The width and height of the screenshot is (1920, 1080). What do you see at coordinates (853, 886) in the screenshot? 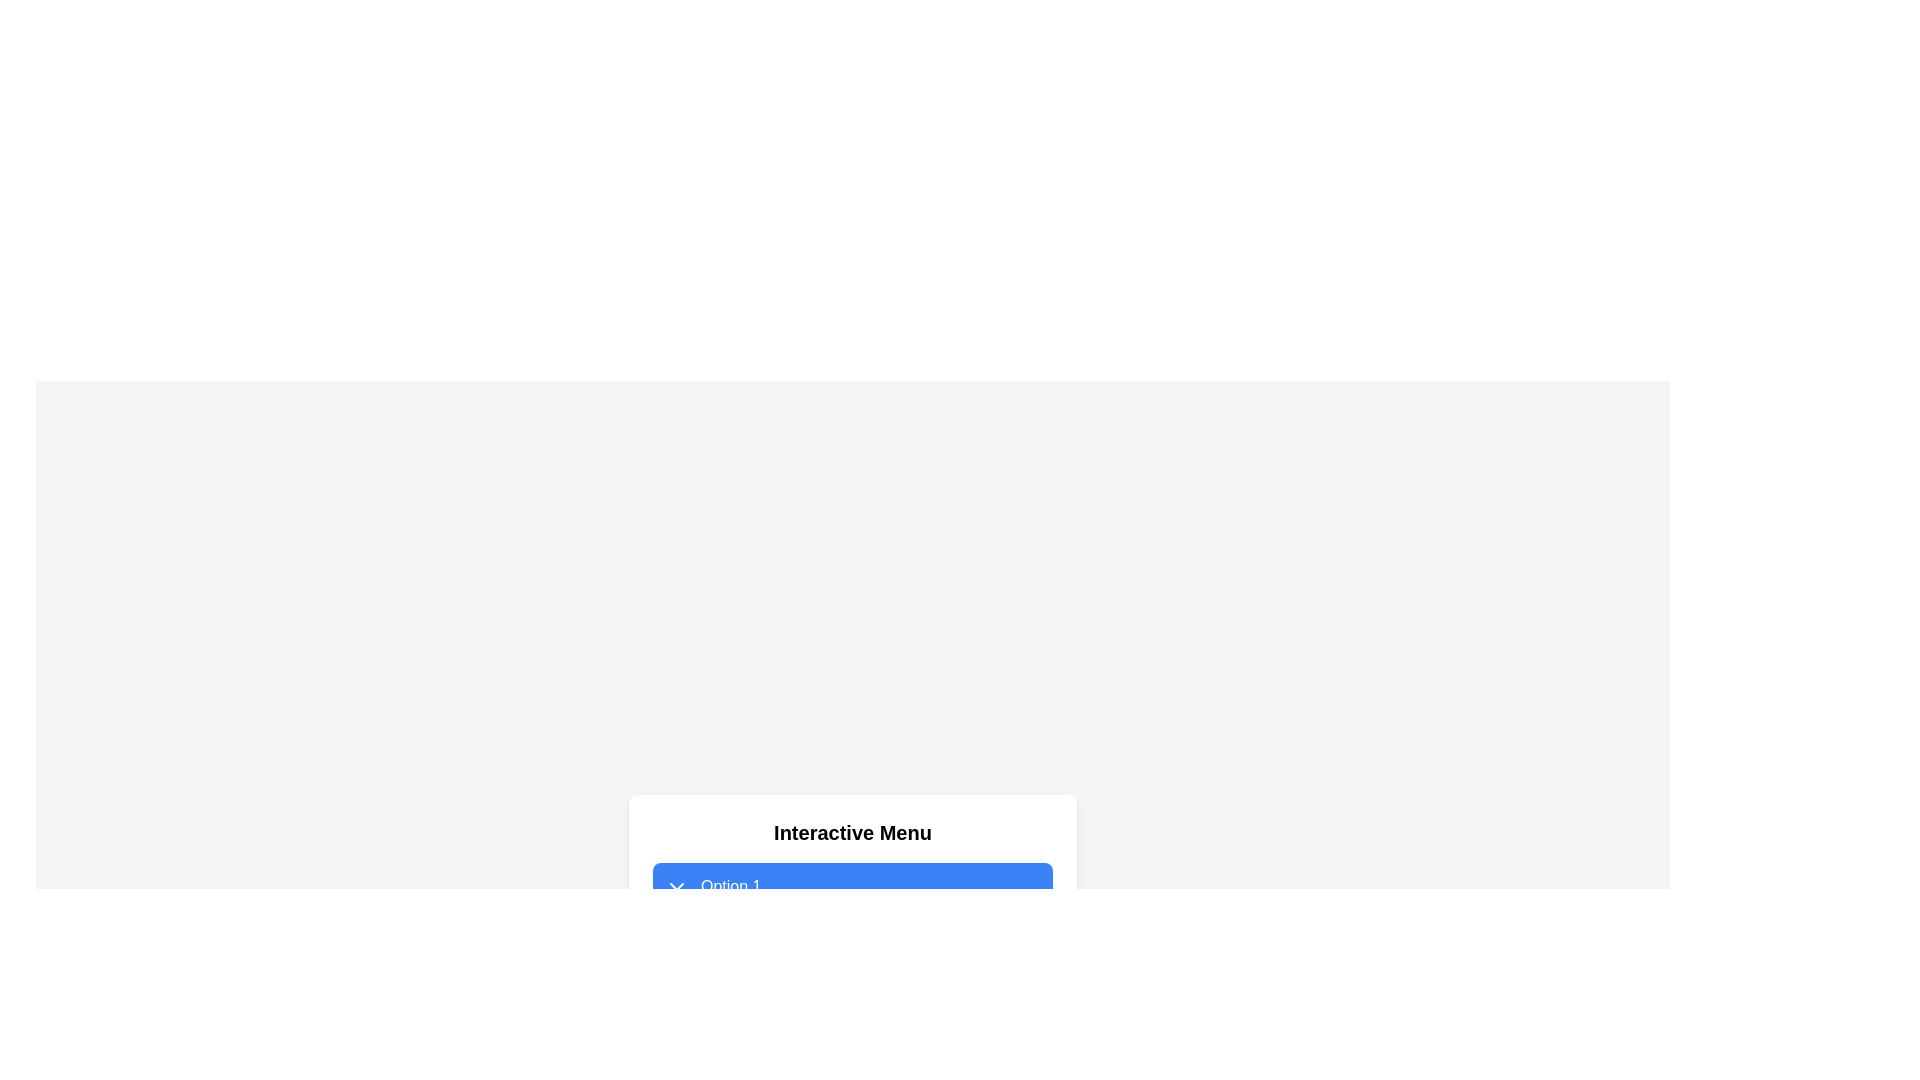
I see `the blue button labeled 'Option 1' with a downward chevron icon` at bounding box center [853, 886].